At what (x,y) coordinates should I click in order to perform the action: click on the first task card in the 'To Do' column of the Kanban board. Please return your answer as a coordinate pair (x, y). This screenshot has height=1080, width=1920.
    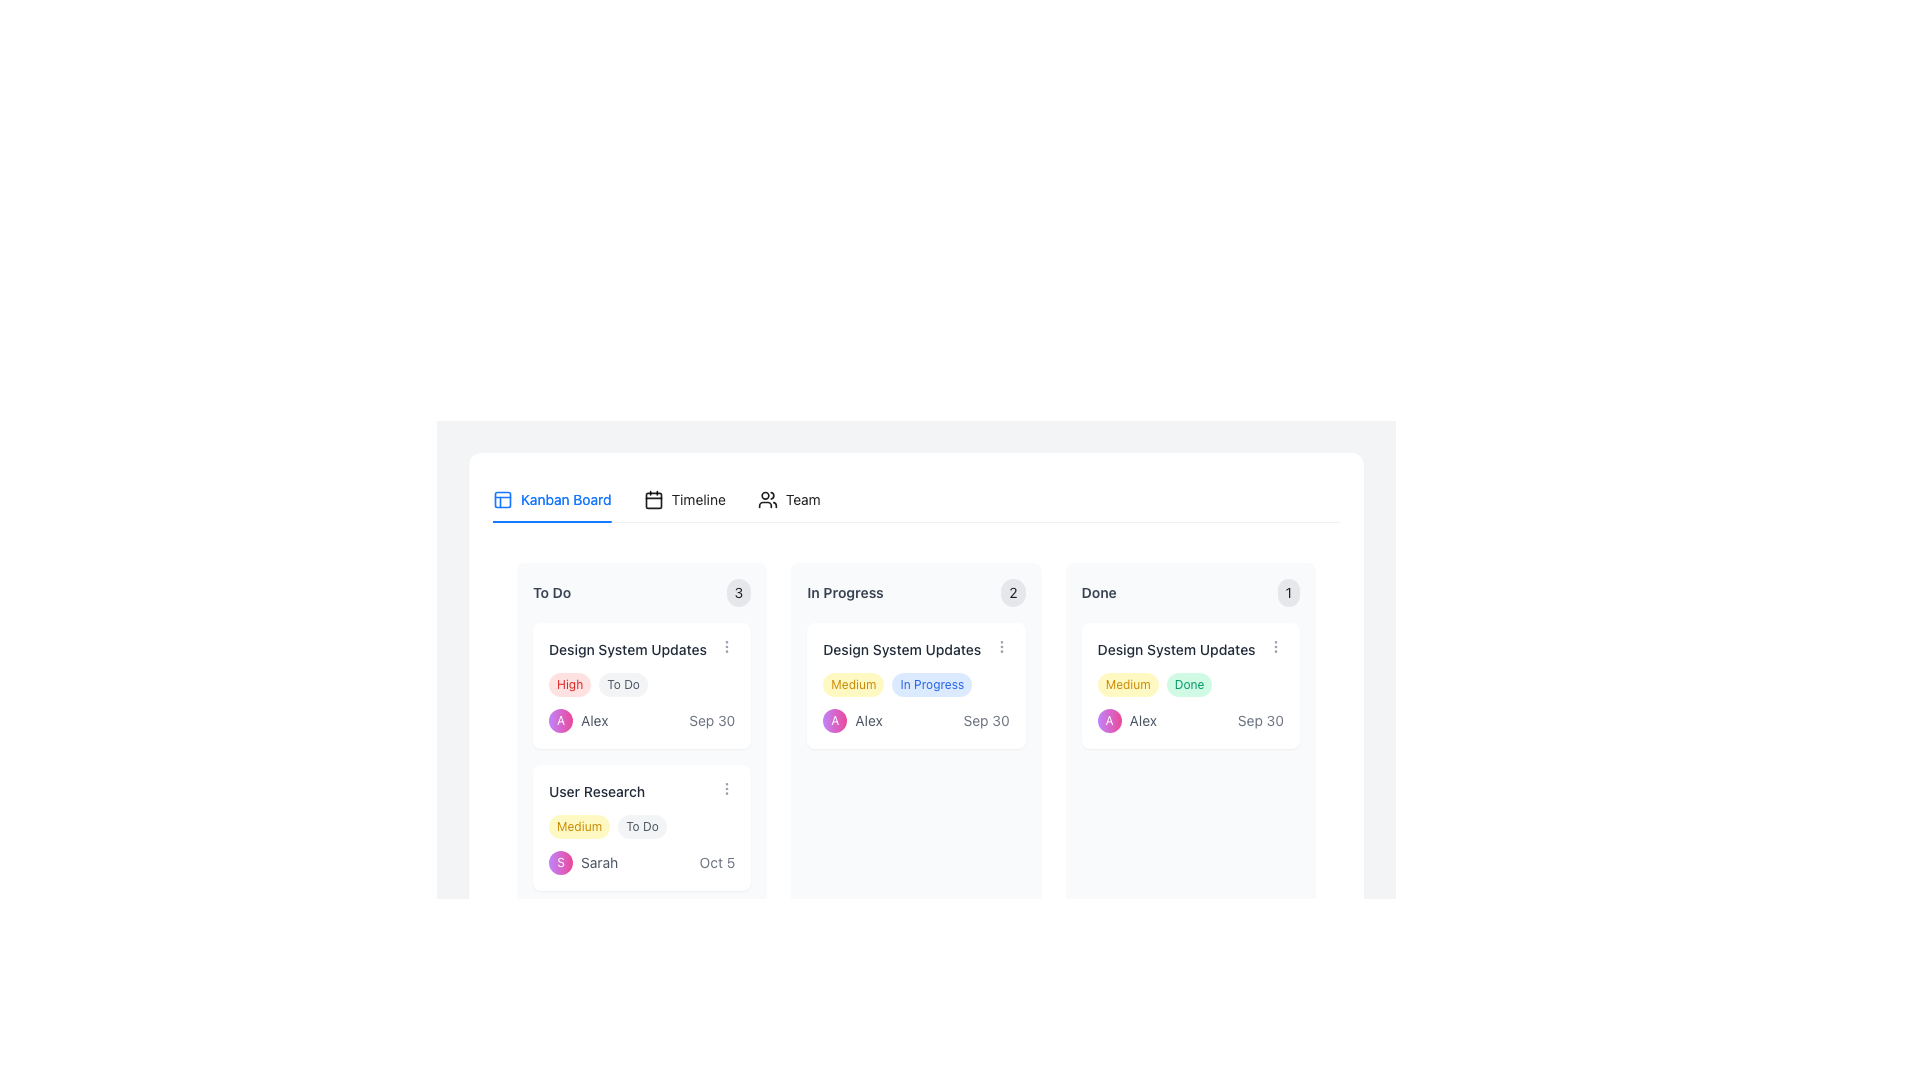
    Looking at the image, I should click on (642, 685).